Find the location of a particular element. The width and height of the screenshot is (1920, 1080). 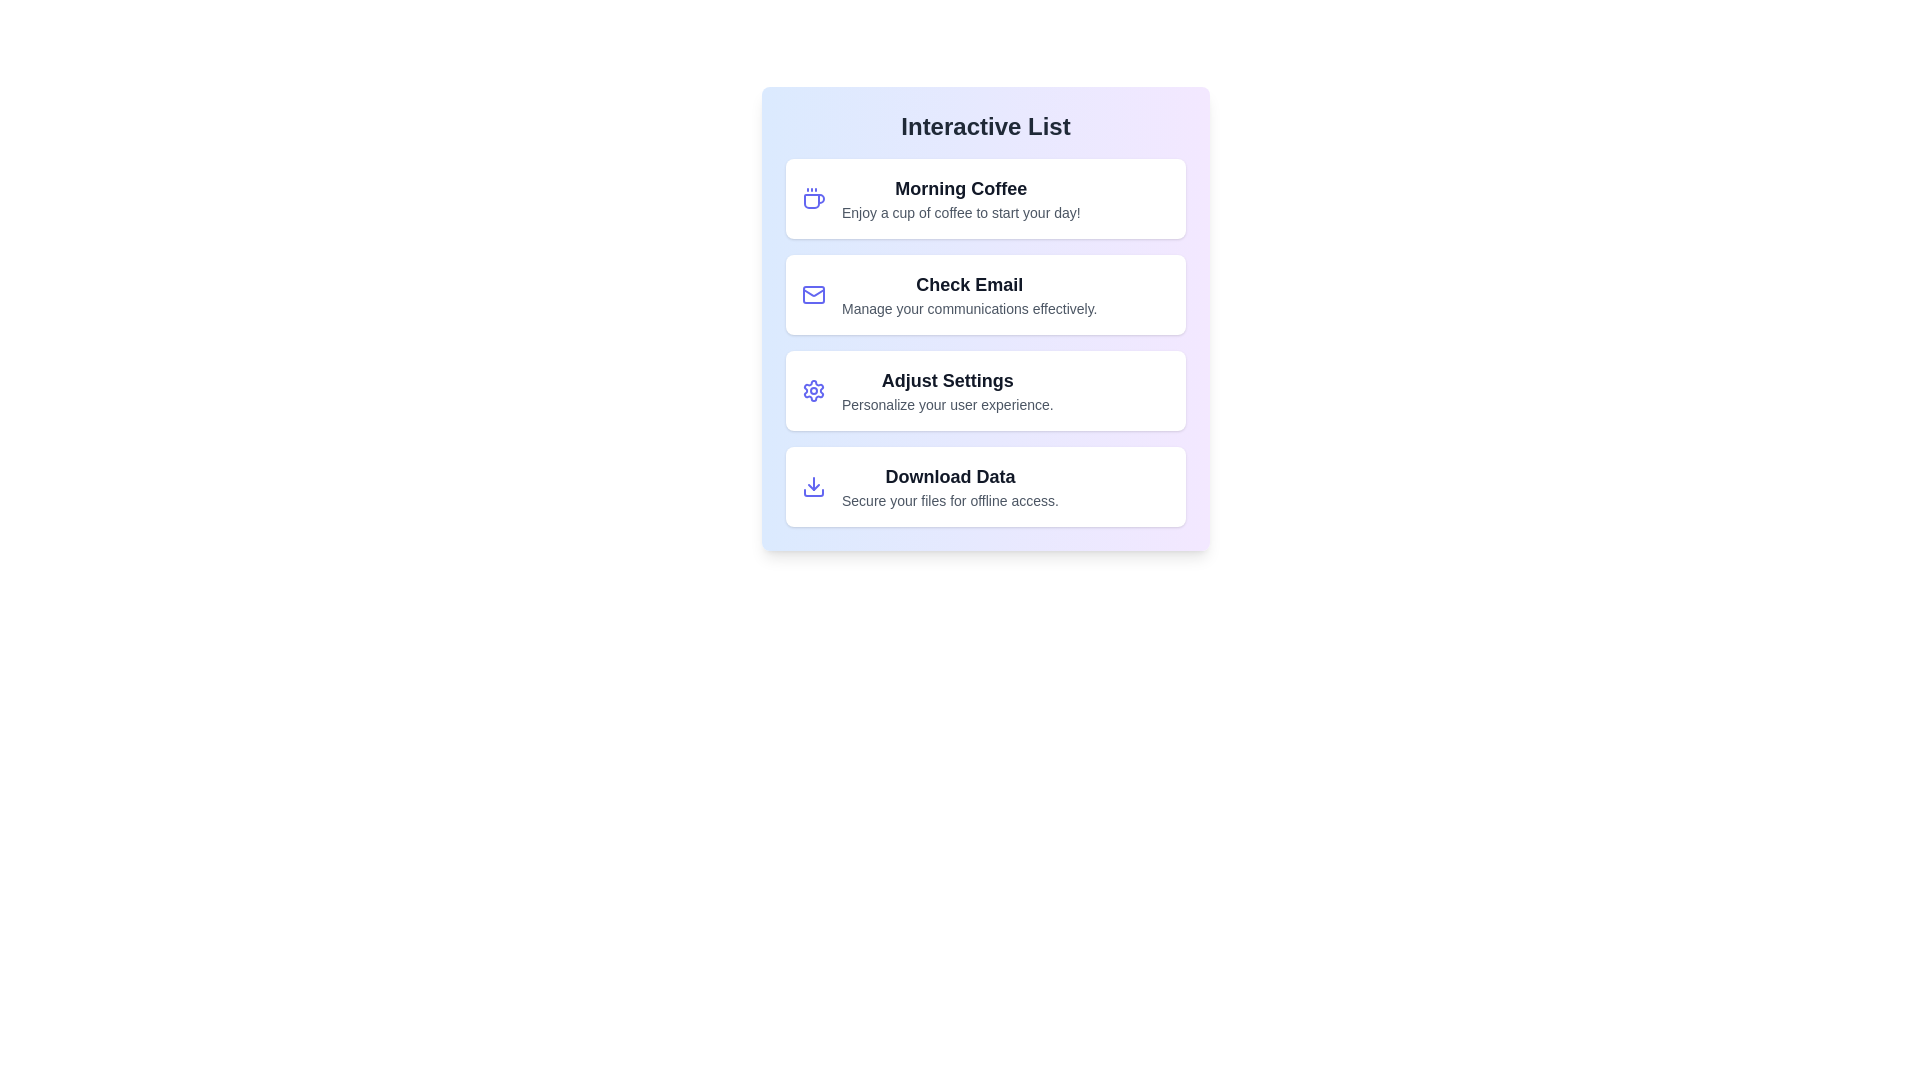

the icon associated with Check Email to inspect it is located at coordinates (814, 294).